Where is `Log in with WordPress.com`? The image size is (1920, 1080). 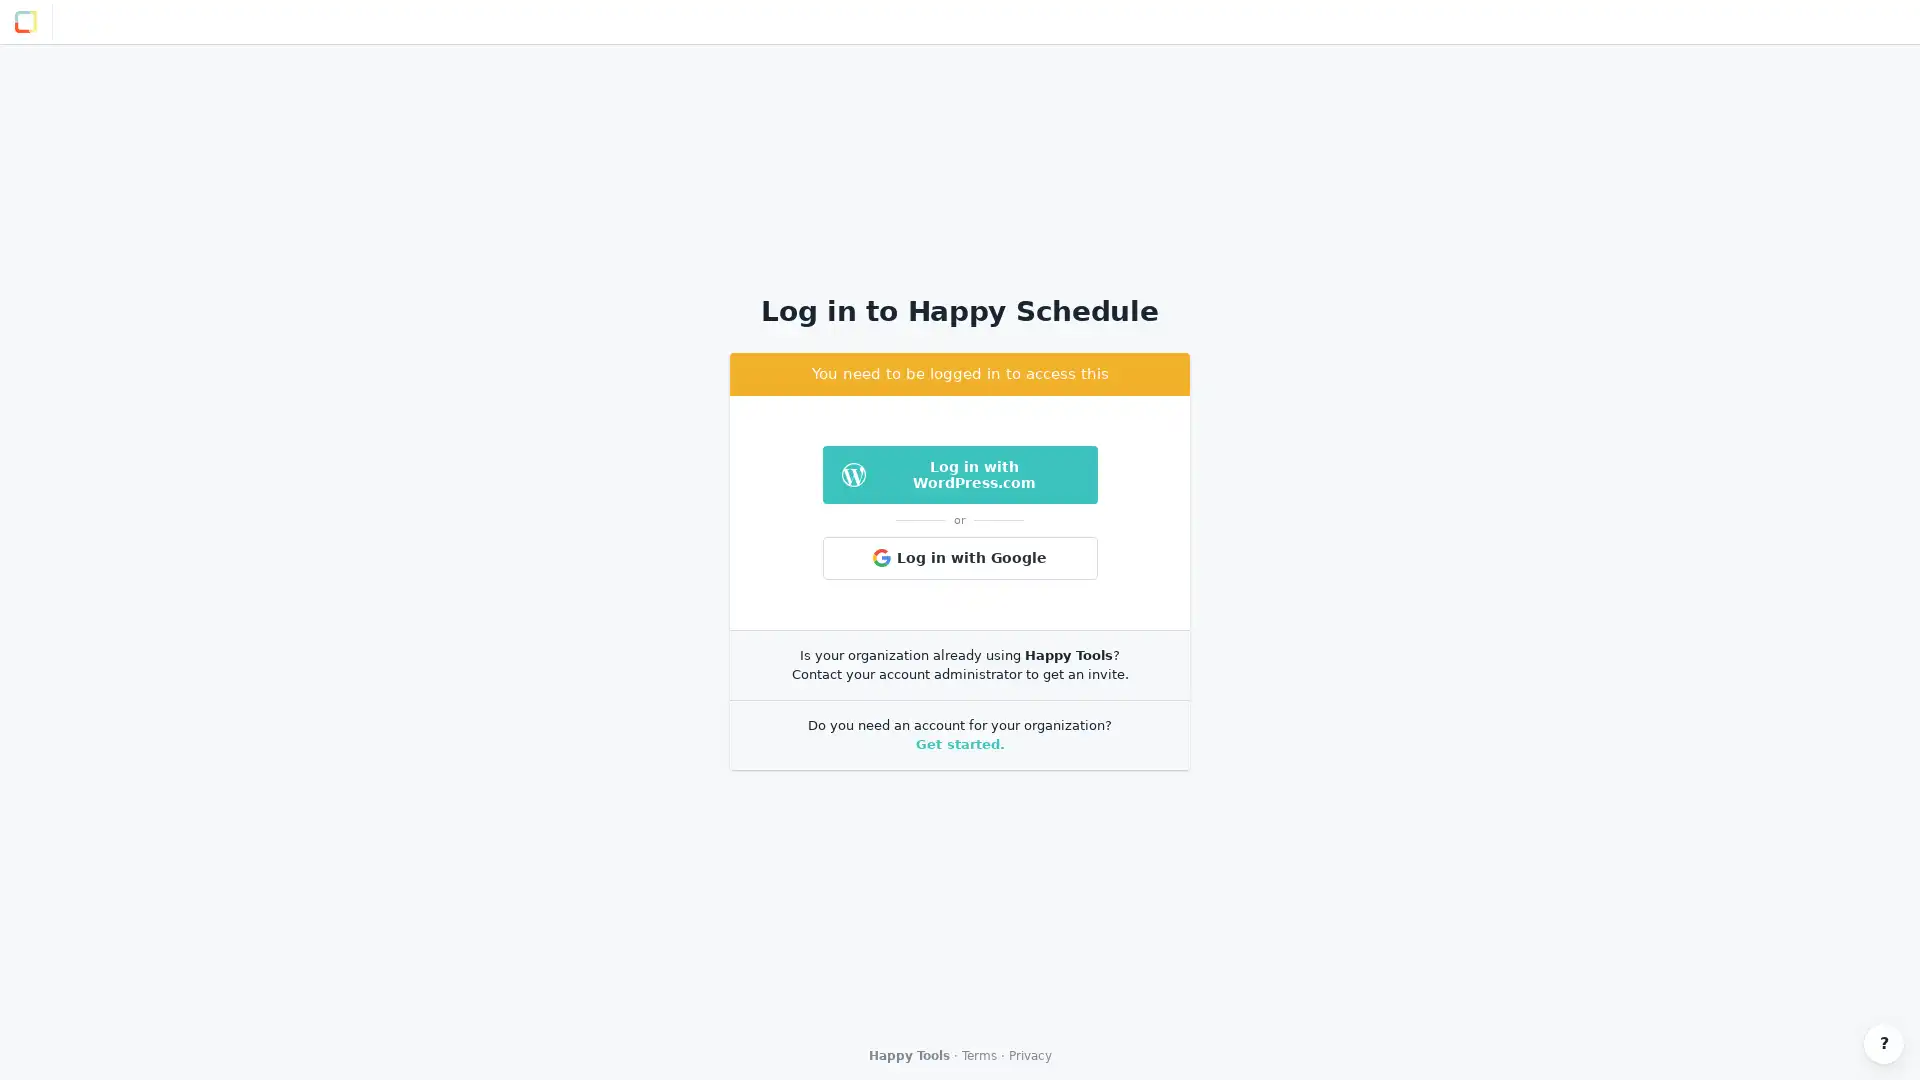
Log in with WordPress.com is located at coordinates (958, 474).